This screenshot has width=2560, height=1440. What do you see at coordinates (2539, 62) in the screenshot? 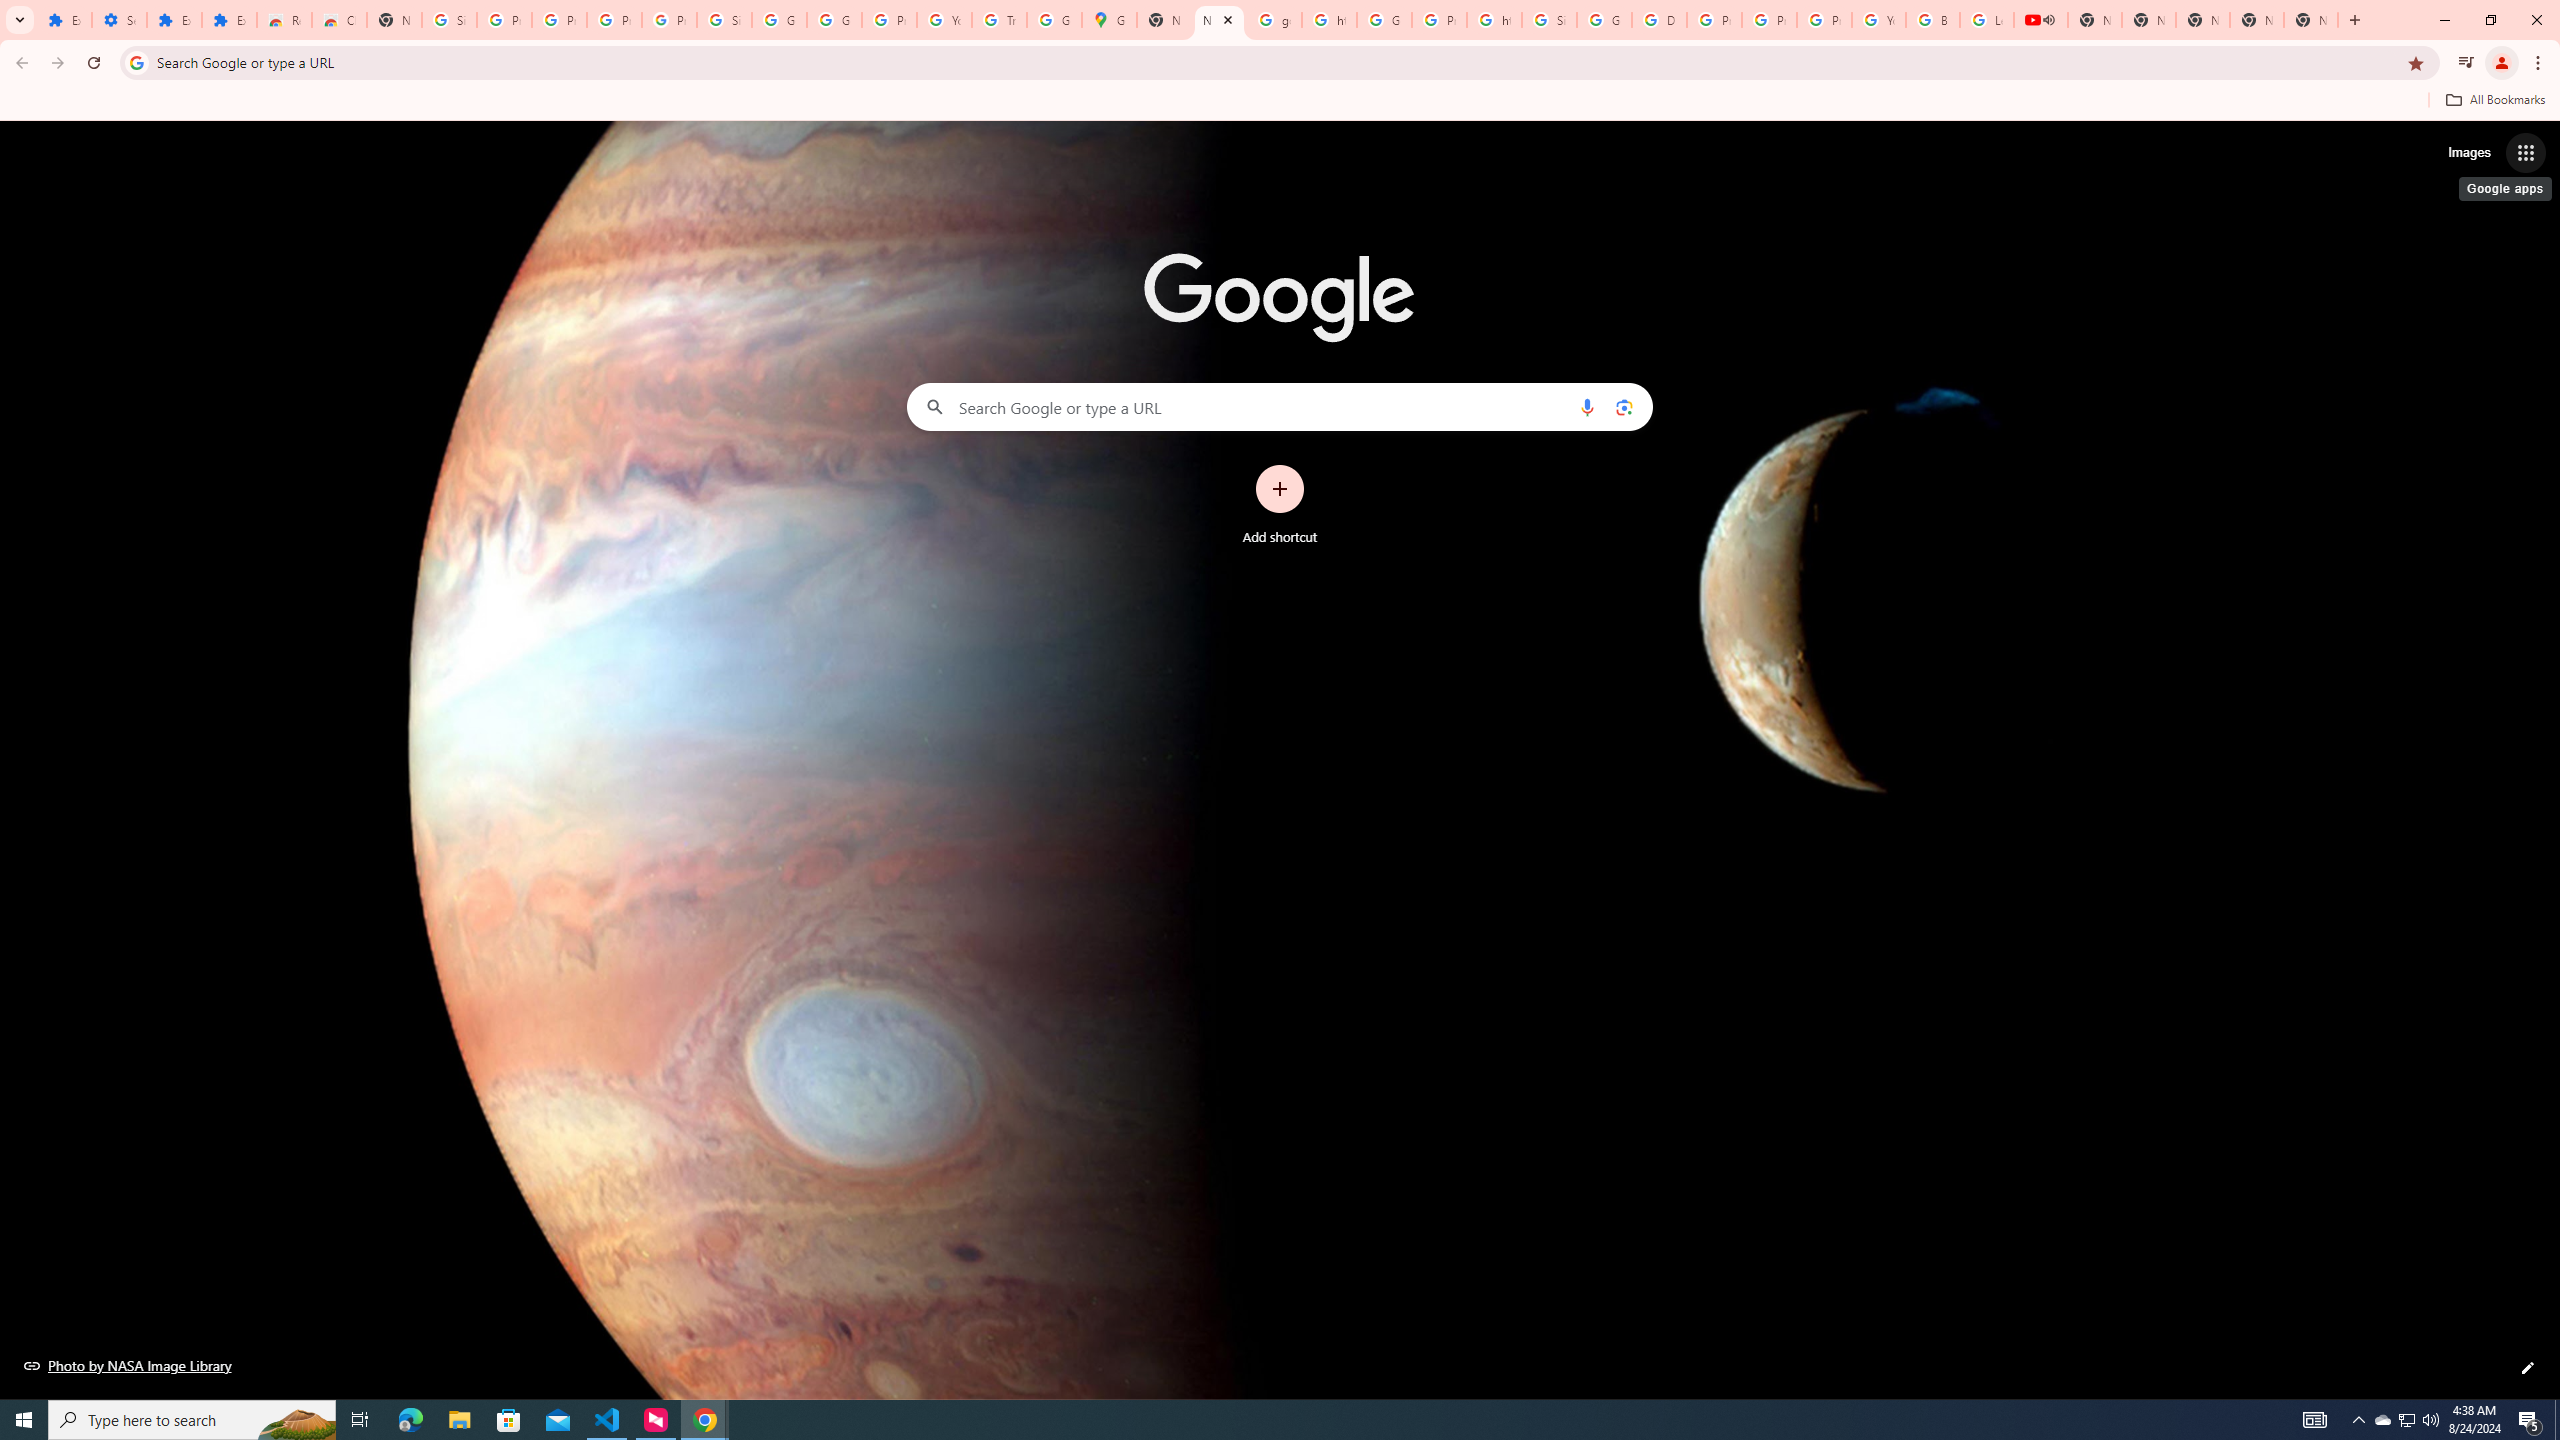
I see `'Chrome'` at bounding box center [2539, 62].